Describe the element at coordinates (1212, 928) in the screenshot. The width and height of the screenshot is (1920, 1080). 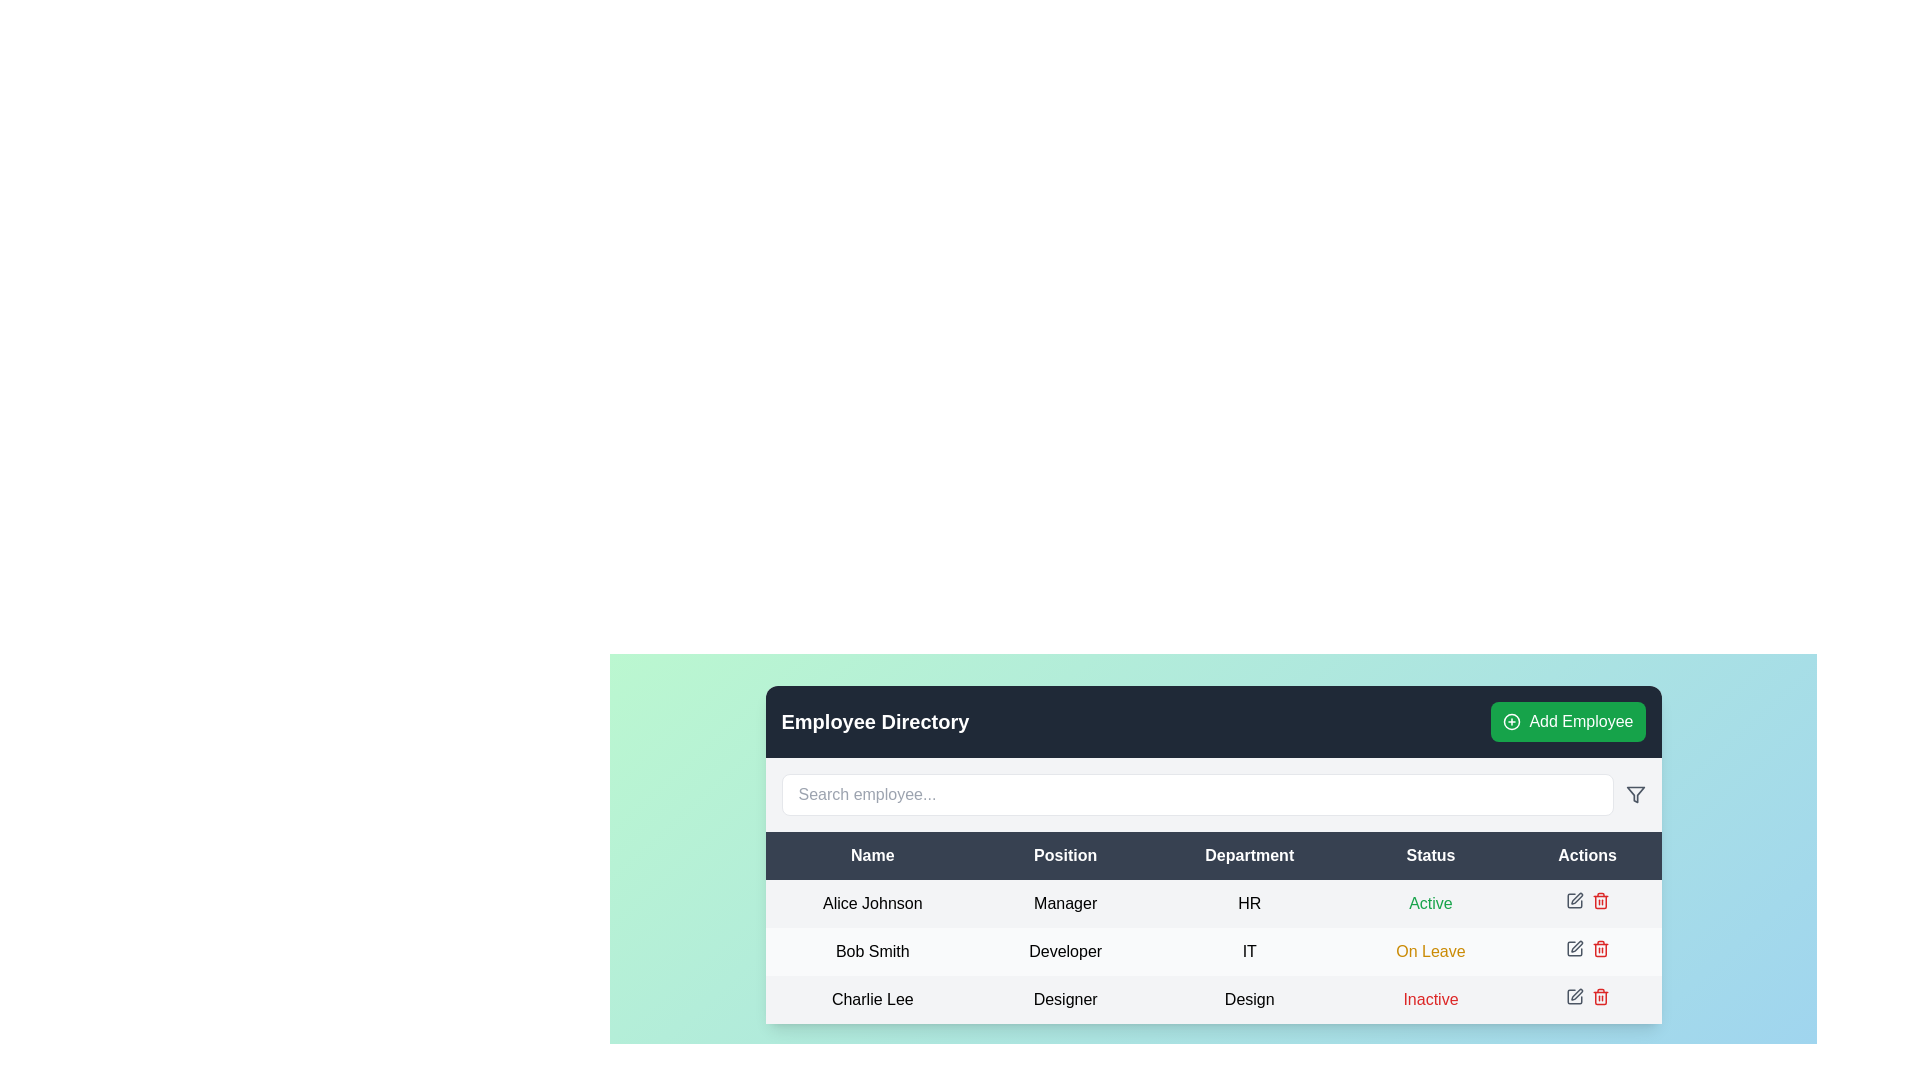
I see `the table cell displaying the department of employee Alice Johnson, which is 'HR', to trigger hover effects` at that location.